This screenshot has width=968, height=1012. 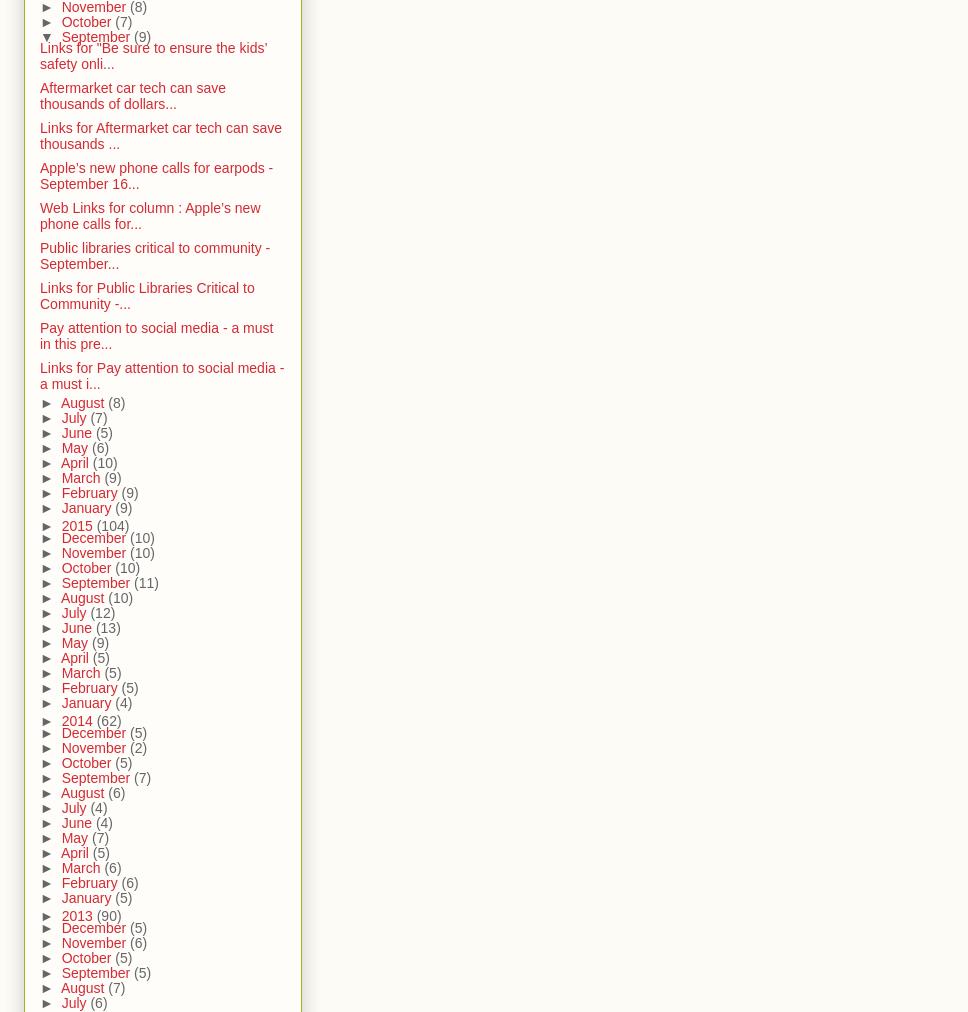 I want to click on 'Aftermarket car tech can save thousands of dollars...', so click(x=131, y=95).